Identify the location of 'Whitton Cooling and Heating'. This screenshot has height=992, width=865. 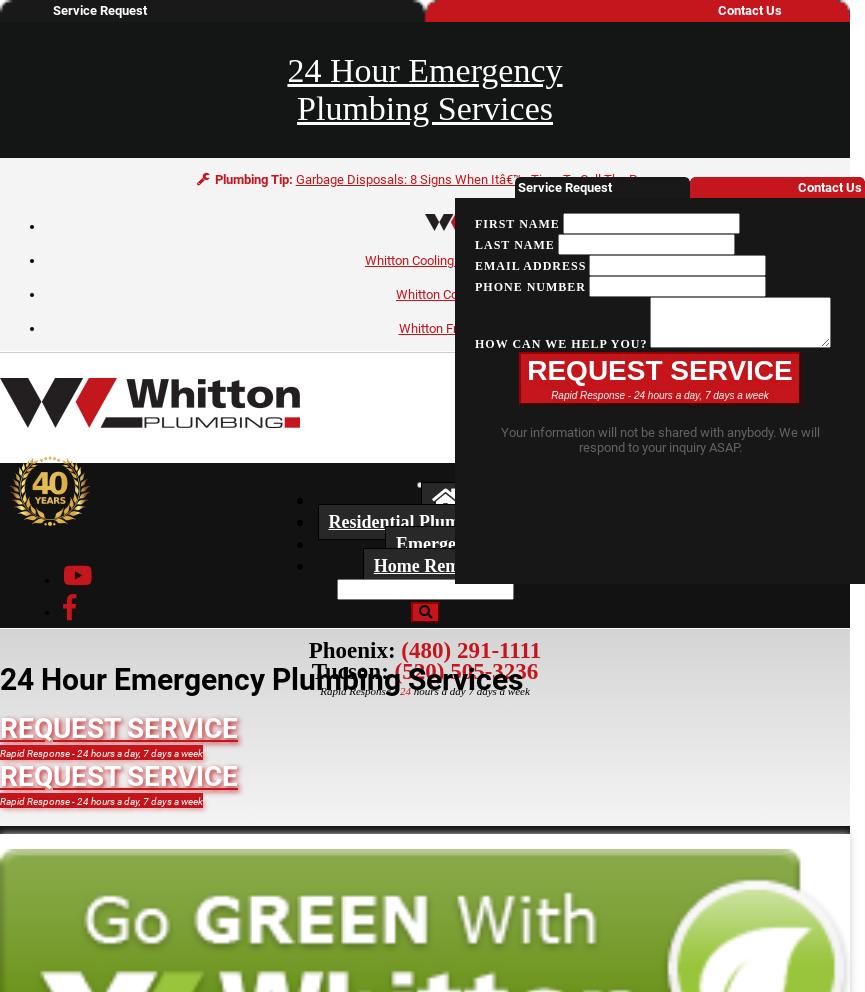
(444, 259).